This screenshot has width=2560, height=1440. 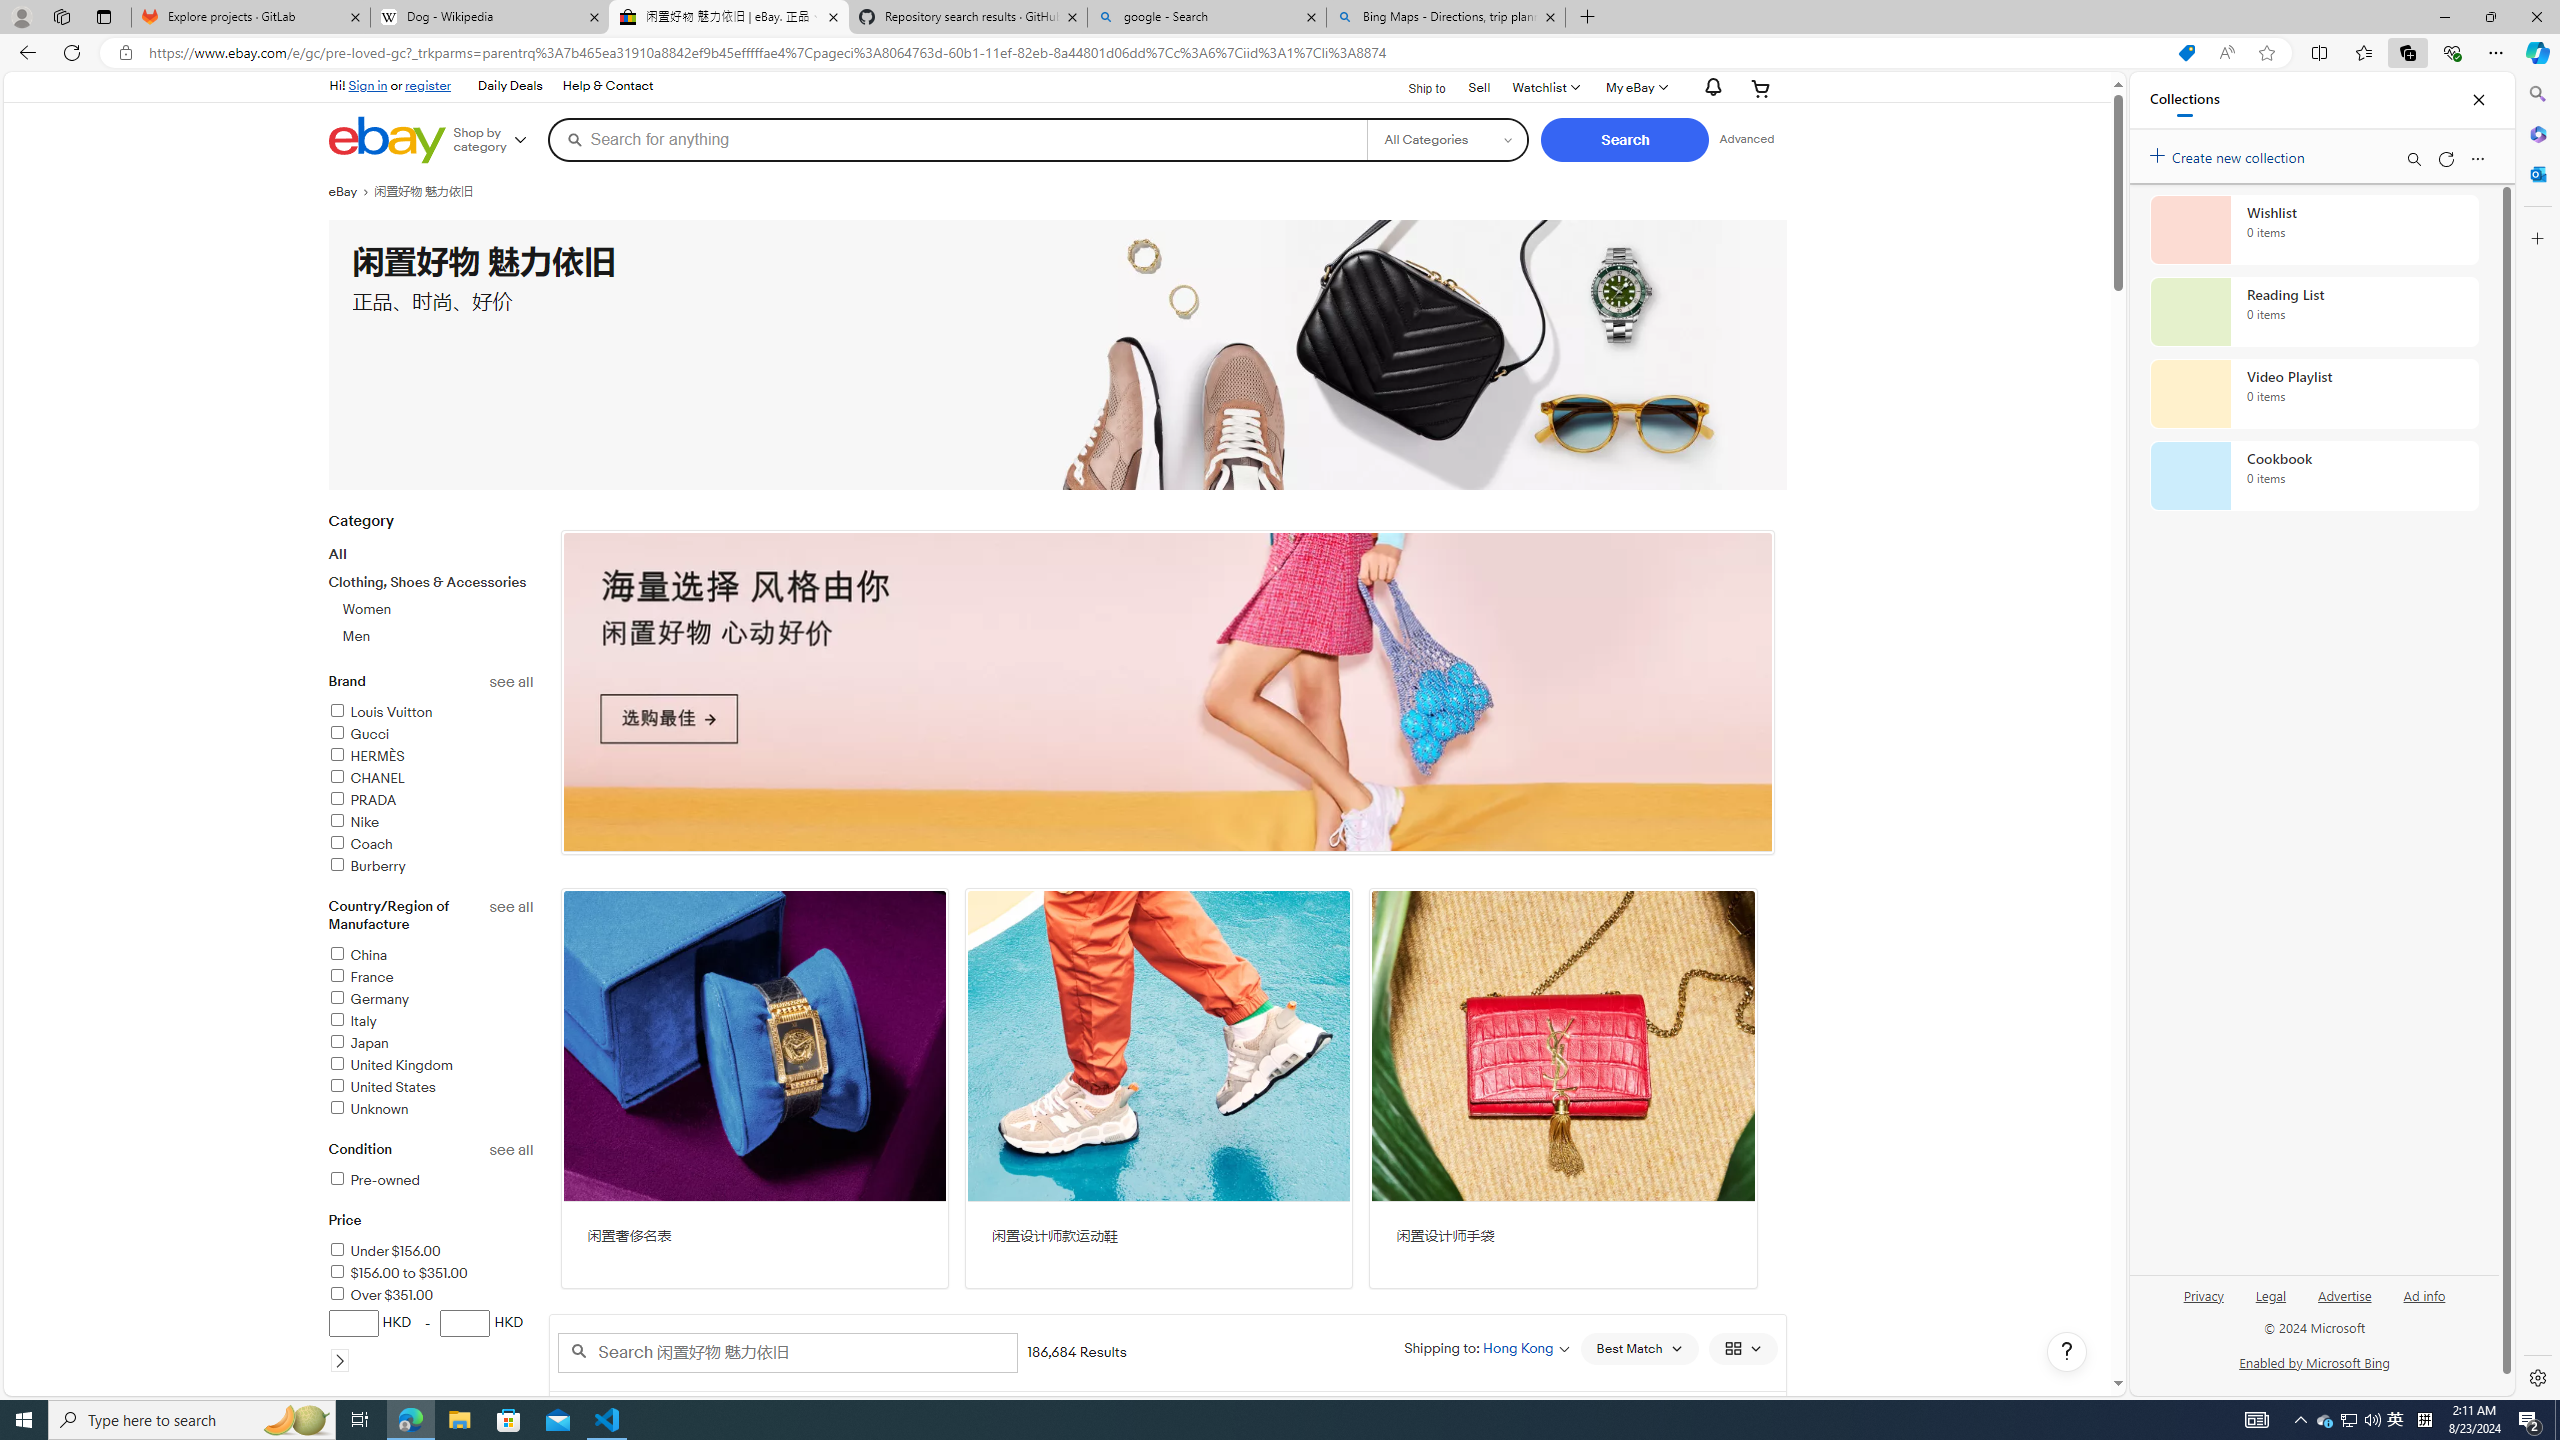 What do you see at coordinates (2314, 310) in the screenshot?
I see `'Reading List collection, 0 items'` at bounding box center [2314, 310].